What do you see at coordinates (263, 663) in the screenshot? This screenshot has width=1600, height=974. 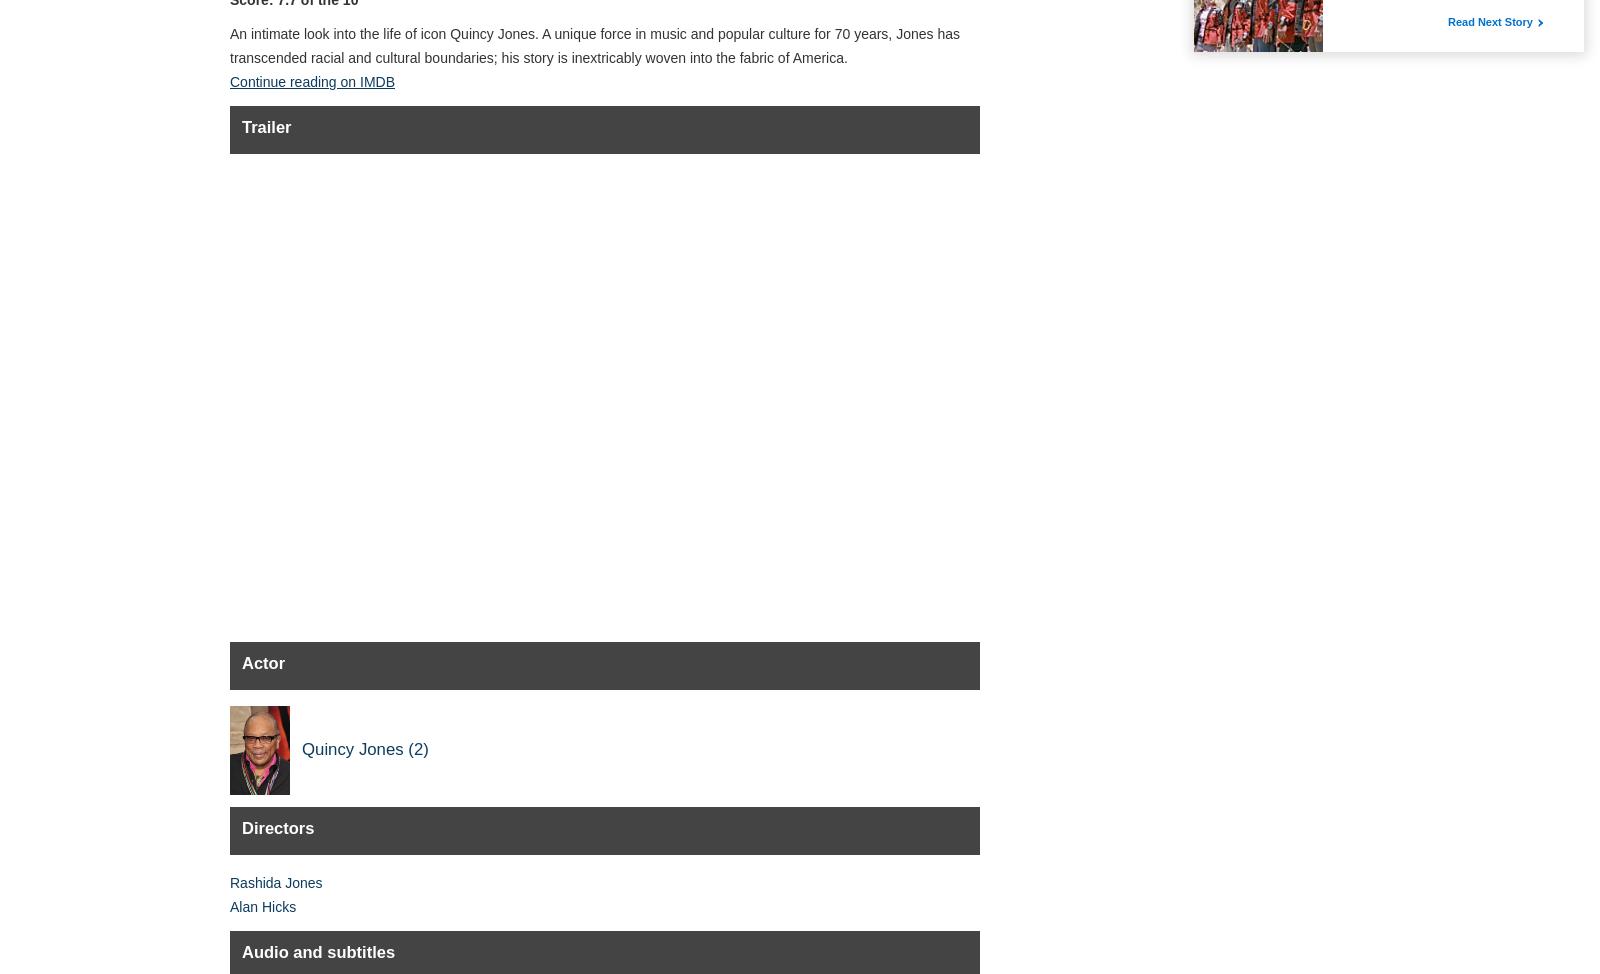 I see `'Actor'` at bounding box center [263, 663].